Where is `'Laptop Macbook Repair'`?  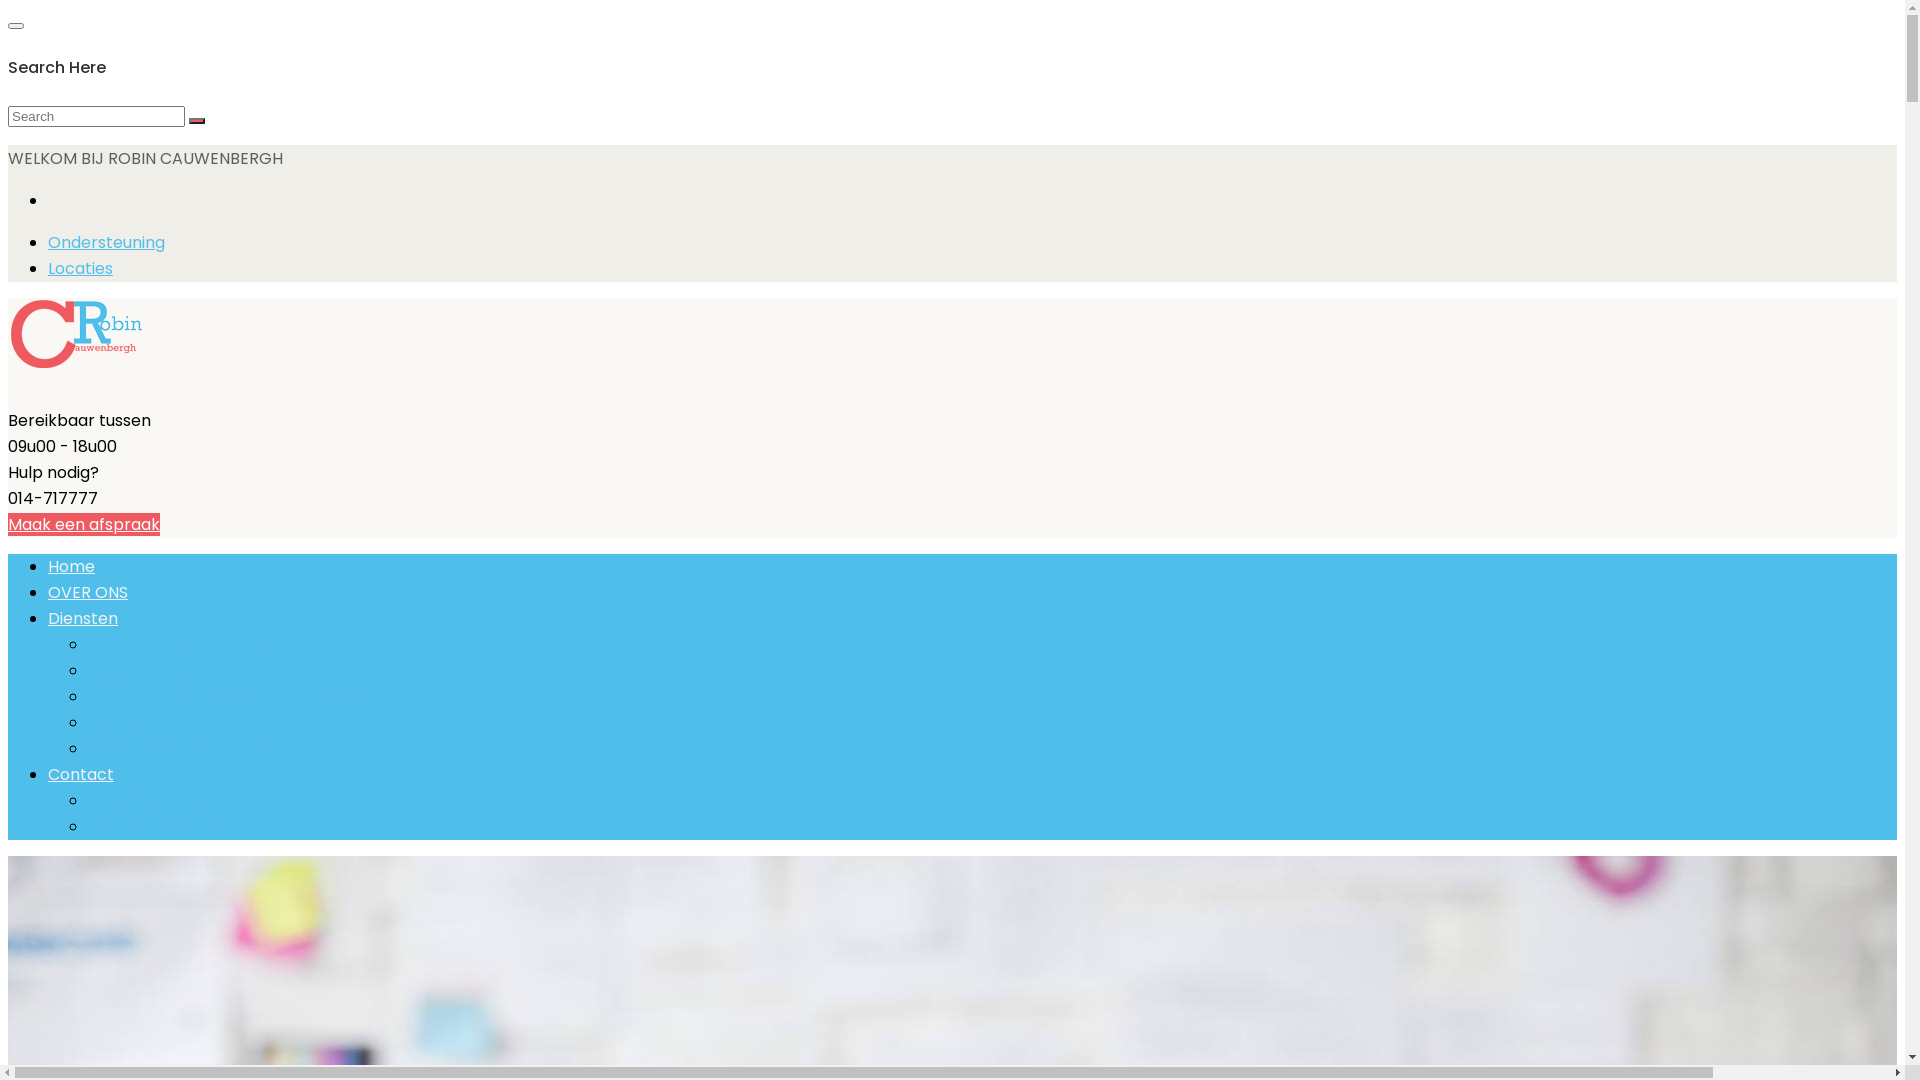
'Laptop Macbook Repair' is located at coordinates (182, 748).